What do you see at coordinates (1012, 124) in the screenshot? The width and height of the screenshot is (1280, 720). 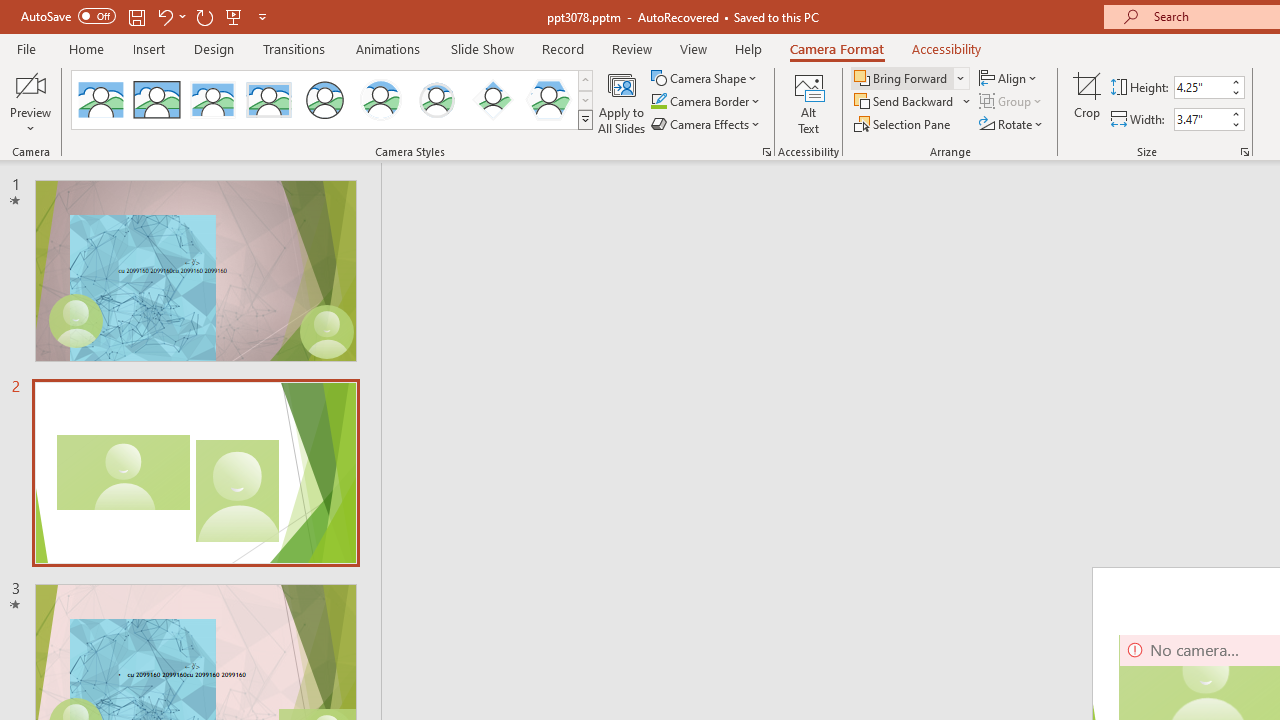 I see `'Rotate'` at bounding box center [1012, 124].